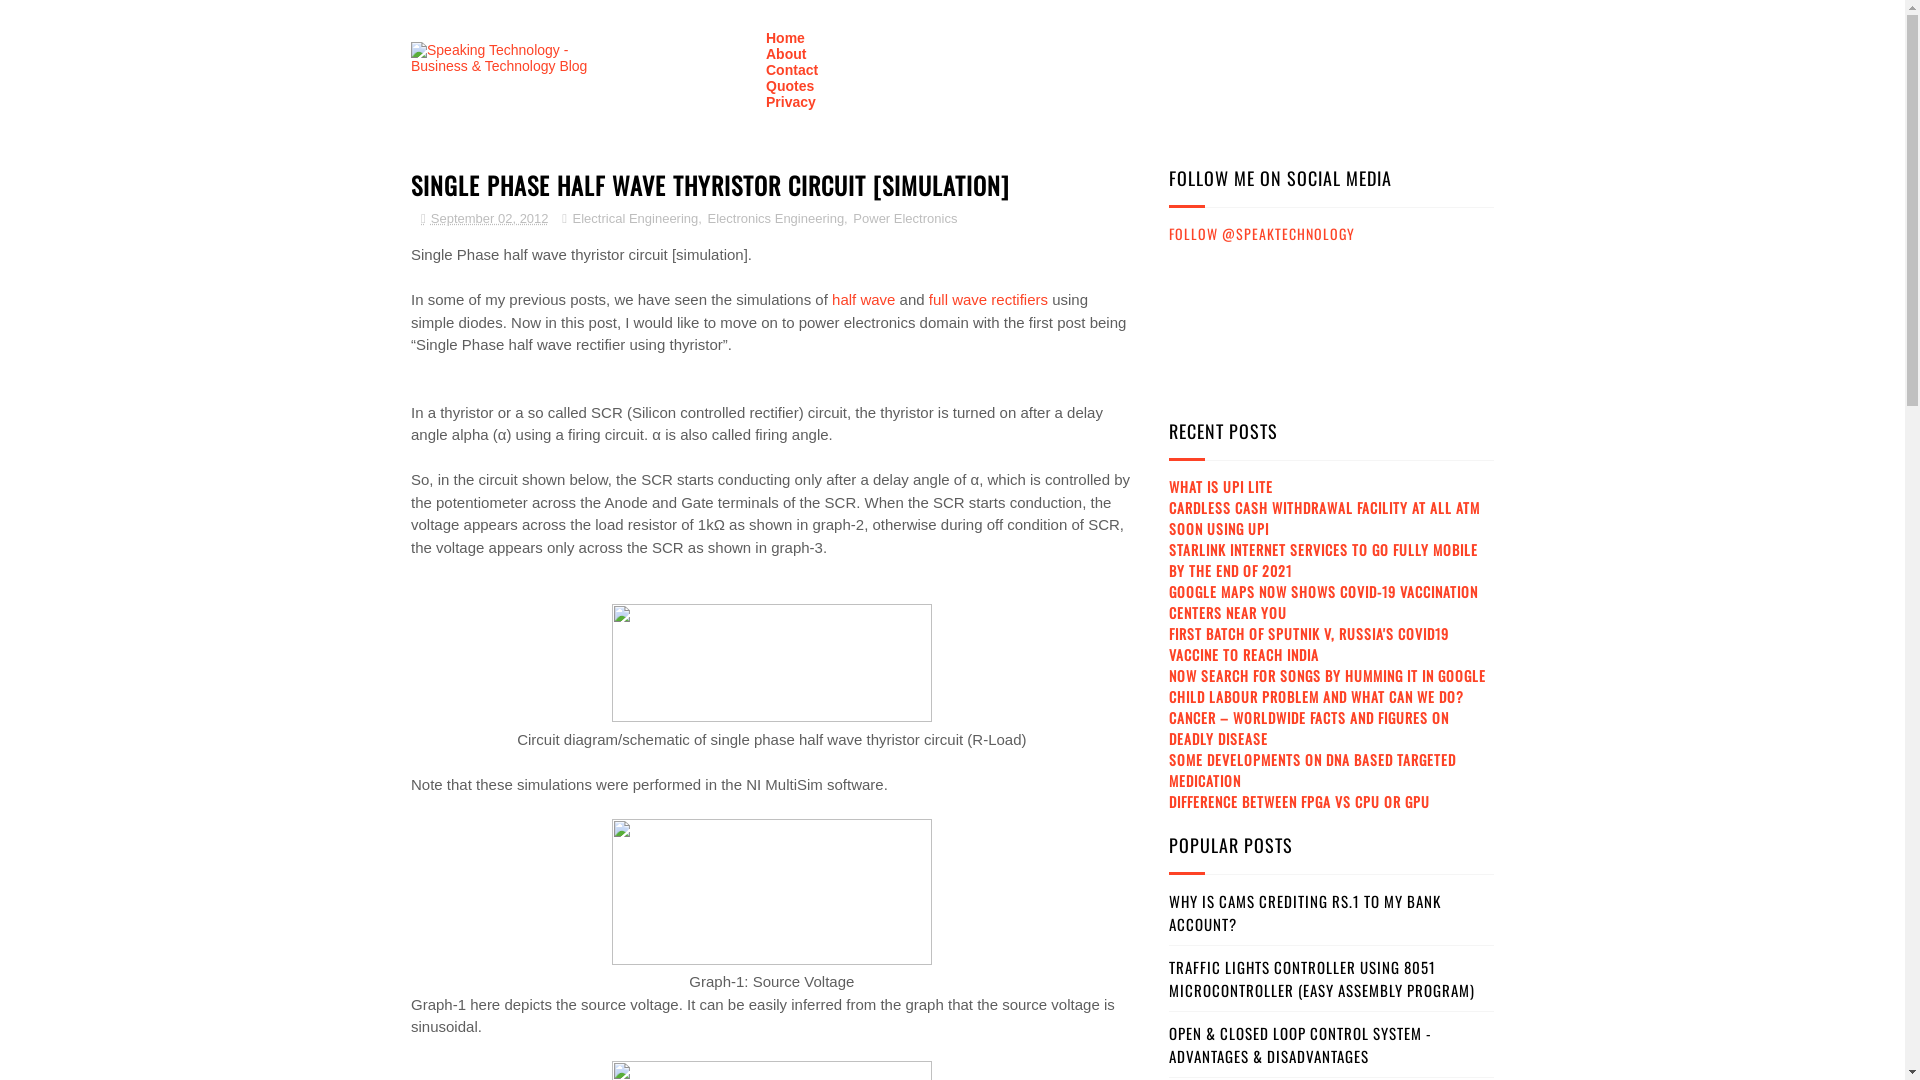 The height and width of the screenshot is (1080, 1920). I want to click on 'WHY IS CAMS CREDITING RS.1 TO MY BANK ACCOUNT?', so click(1305, 912).